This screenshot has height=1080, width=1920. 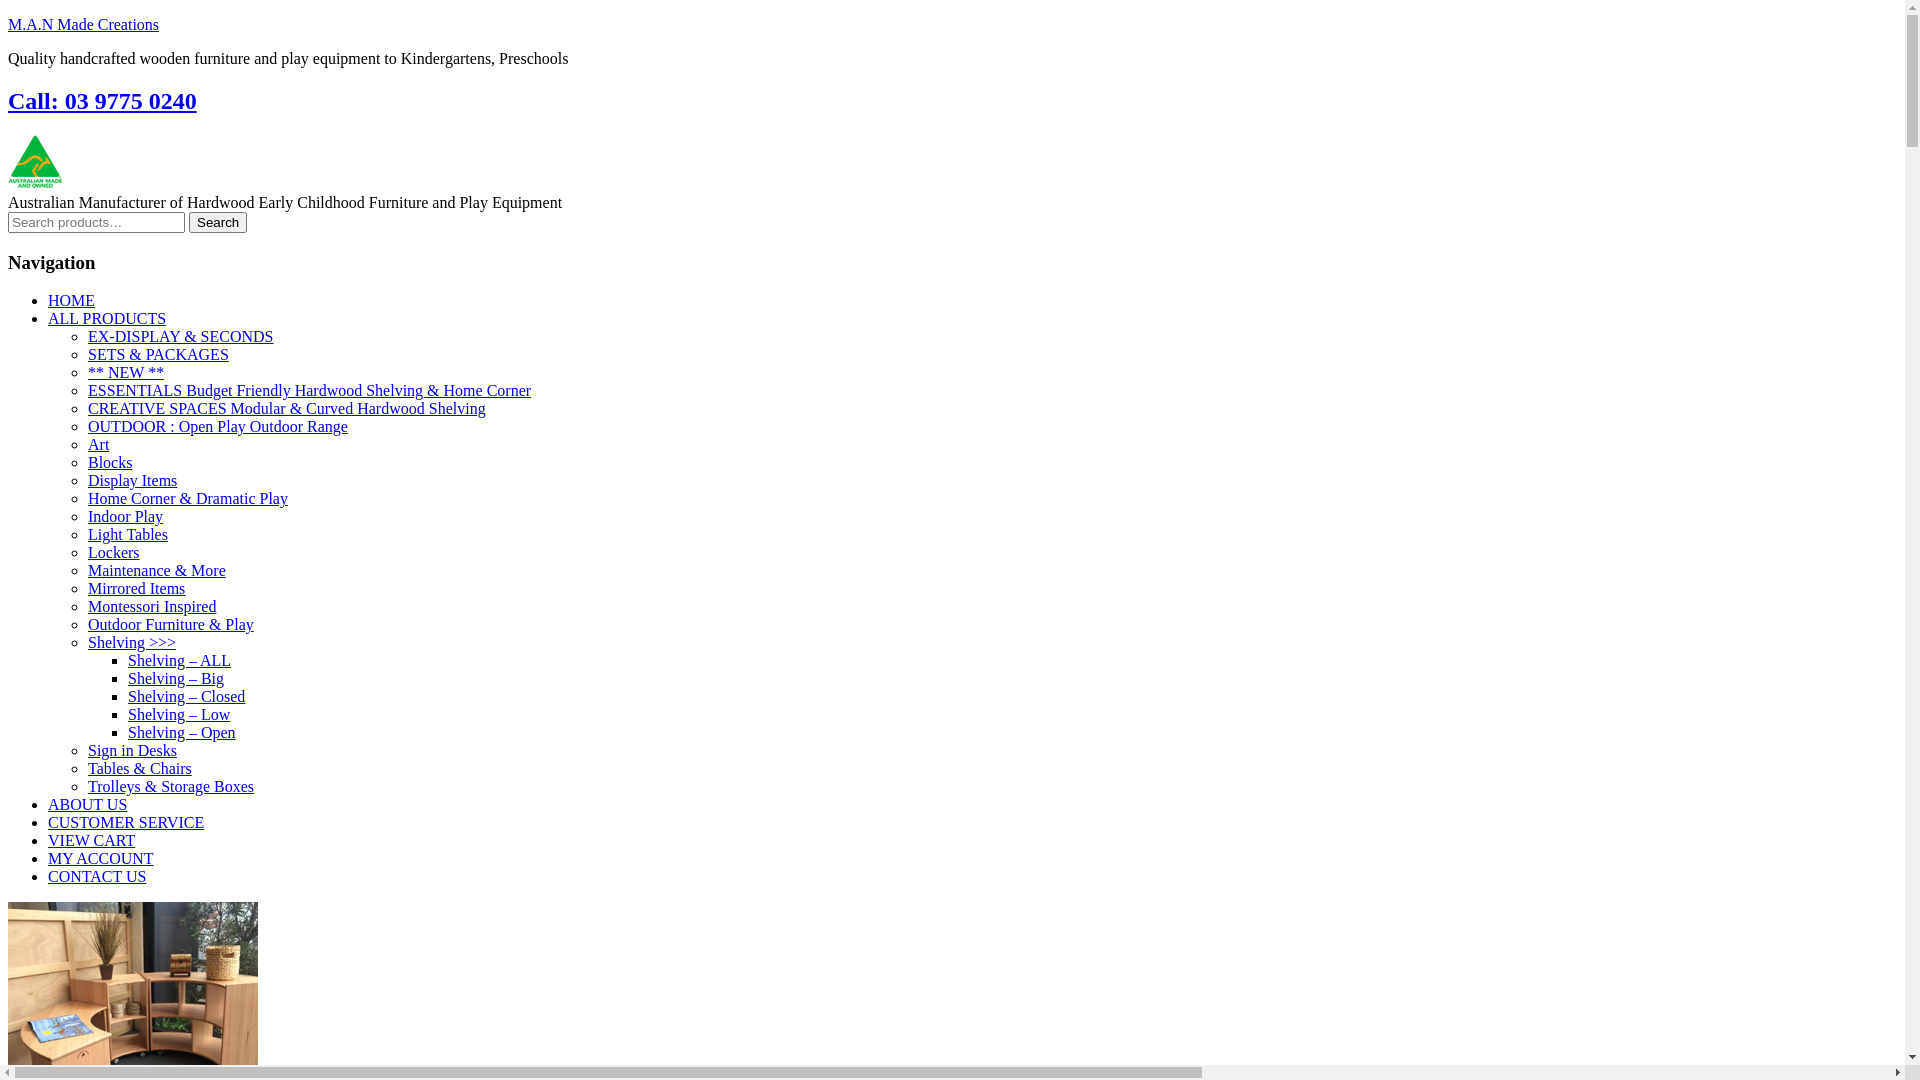 What do you see at coordinates (135, 587) in the screenshot?
I see `'Mirrored Items'` at bounding box center [135, 587].